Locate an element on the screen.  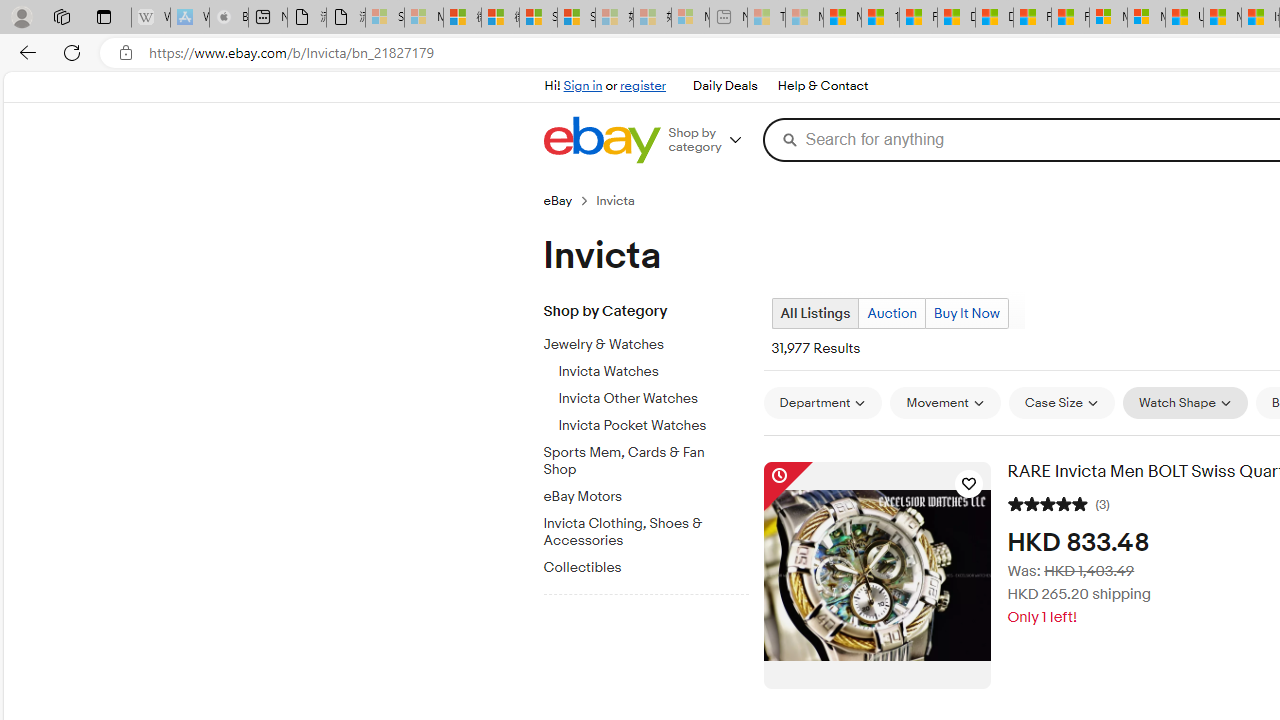
'Invicta Clothing, Shoes & Accessories' is located at coordinates (637, 531).